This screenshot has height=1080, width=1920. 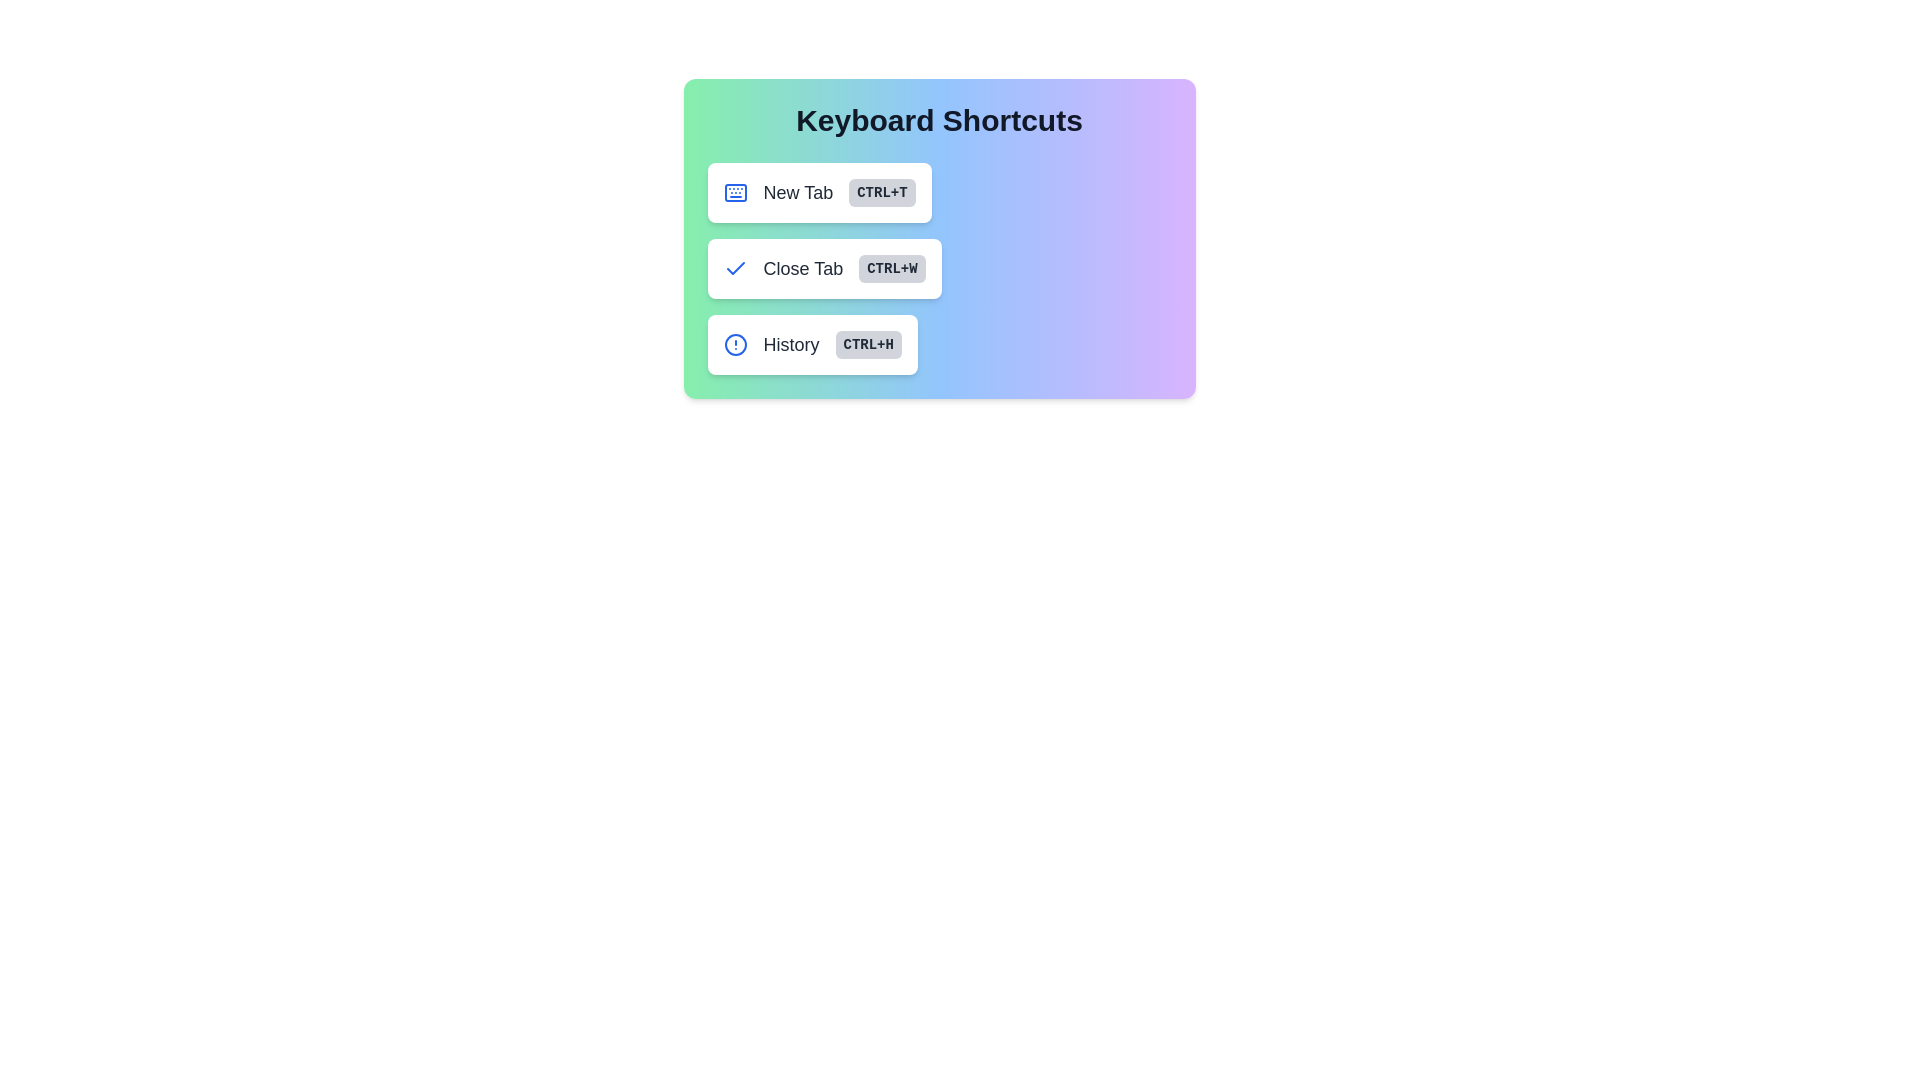 I want to click on the blue keyboard icon located next to the 'New Tab' text in the 'Keyboard Shortcuts' section, so click(x=734, y=192).